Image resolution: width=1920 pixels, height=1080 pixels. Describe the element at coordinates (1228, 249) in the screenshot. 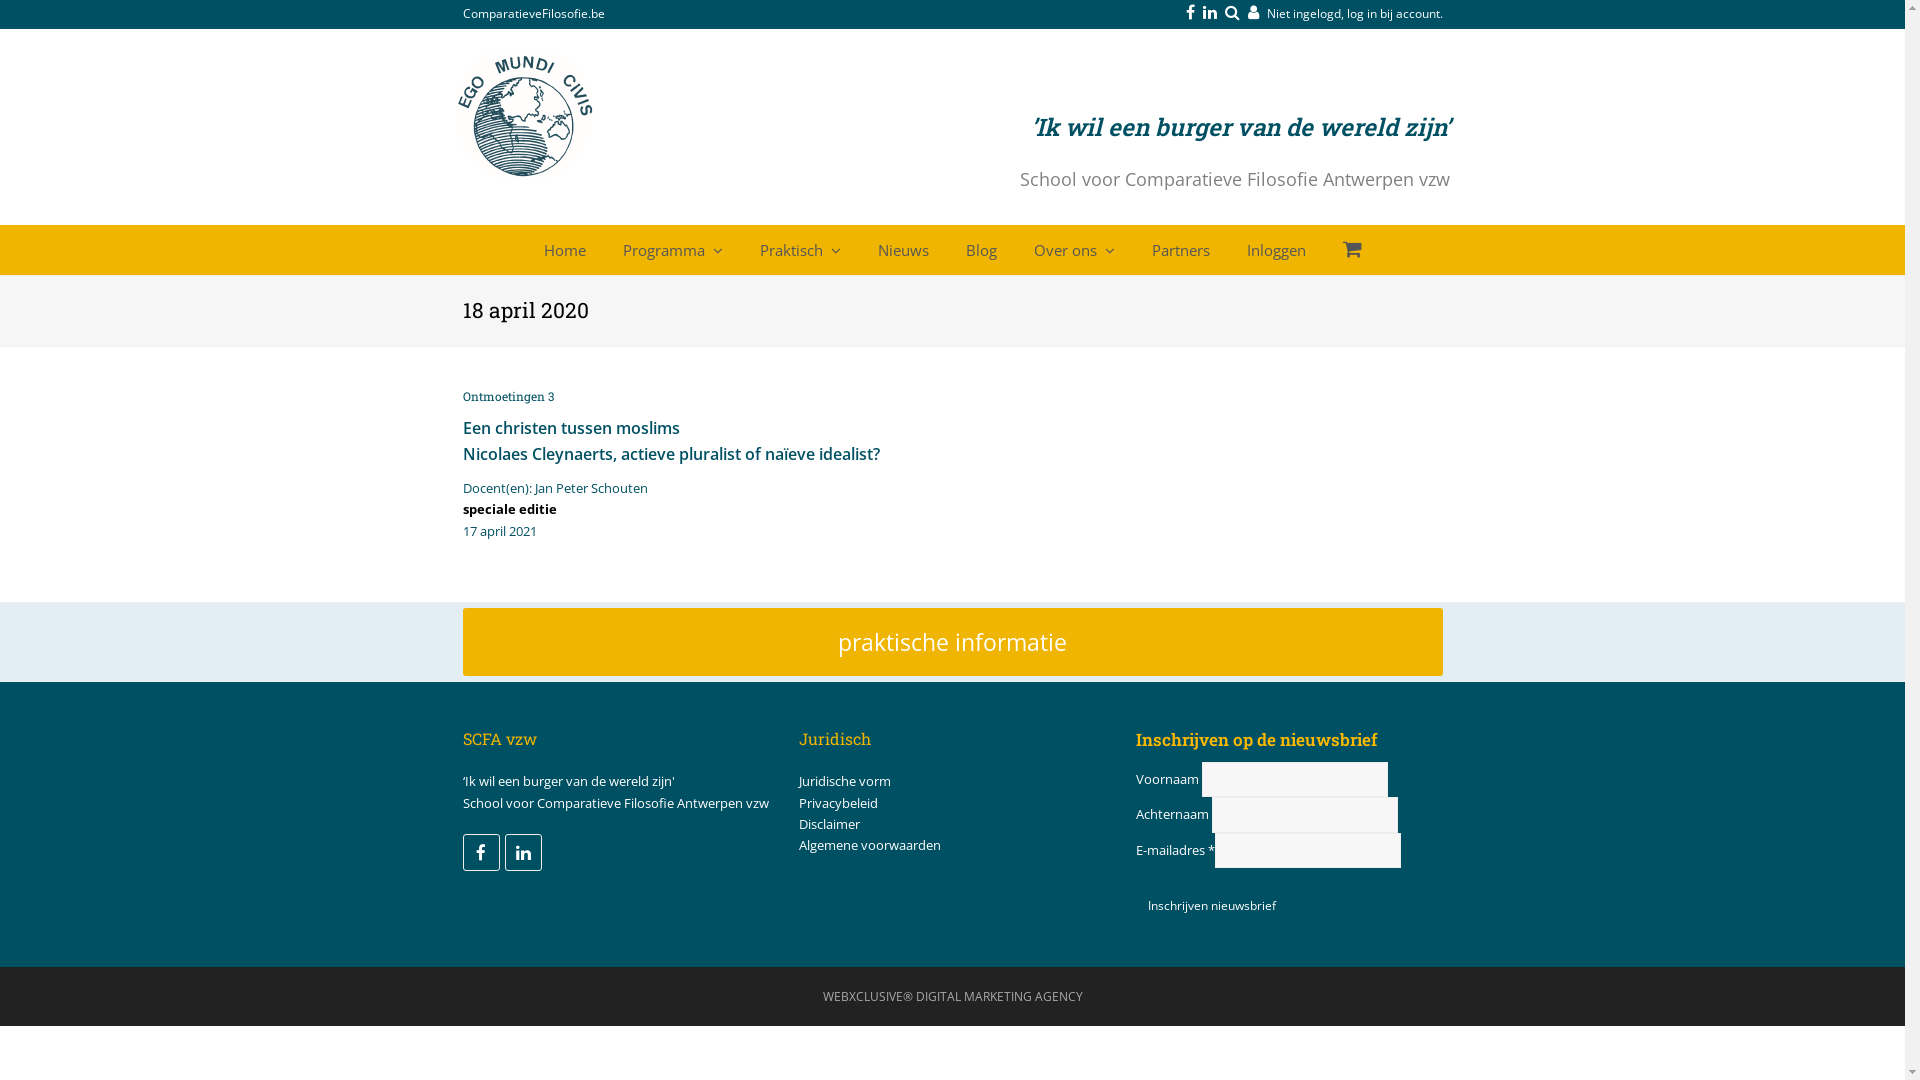

I see `'Inloggen'` at that location.